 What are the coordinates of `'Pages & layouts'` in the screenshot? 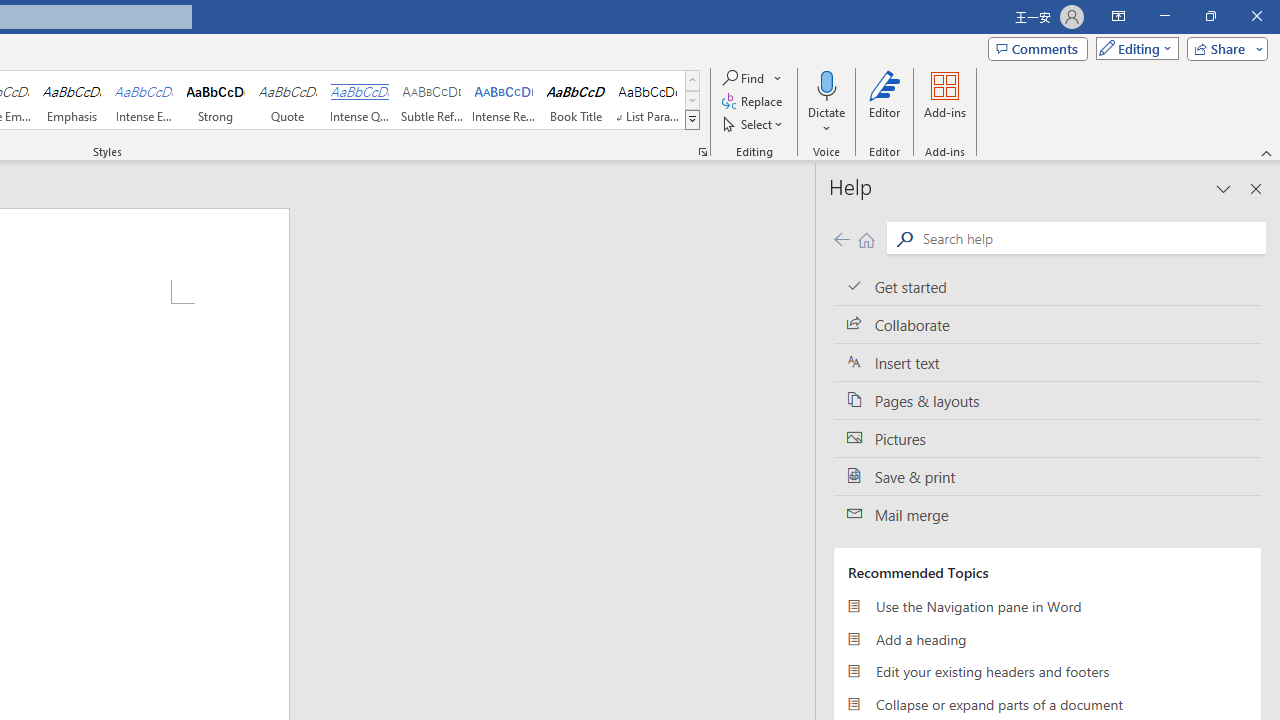 It's located at (1046, 401).